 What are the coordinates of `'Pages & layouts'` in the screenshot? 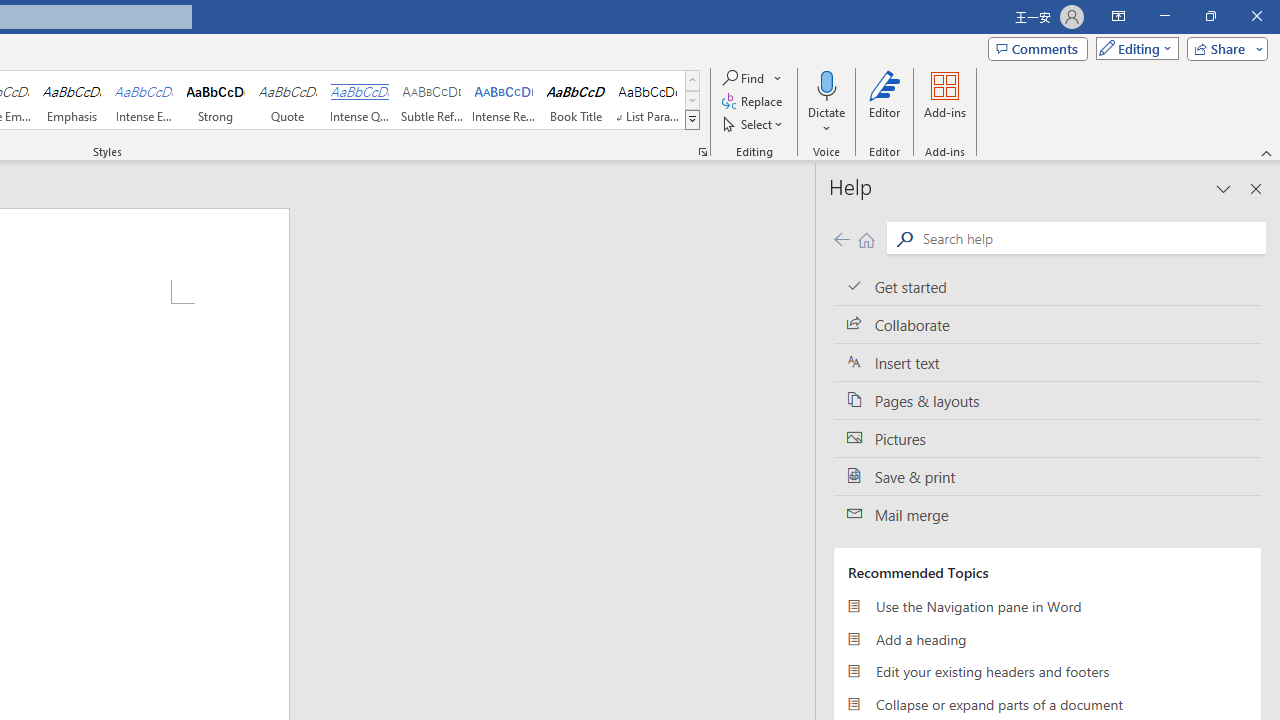 It's located at (1046, 401).